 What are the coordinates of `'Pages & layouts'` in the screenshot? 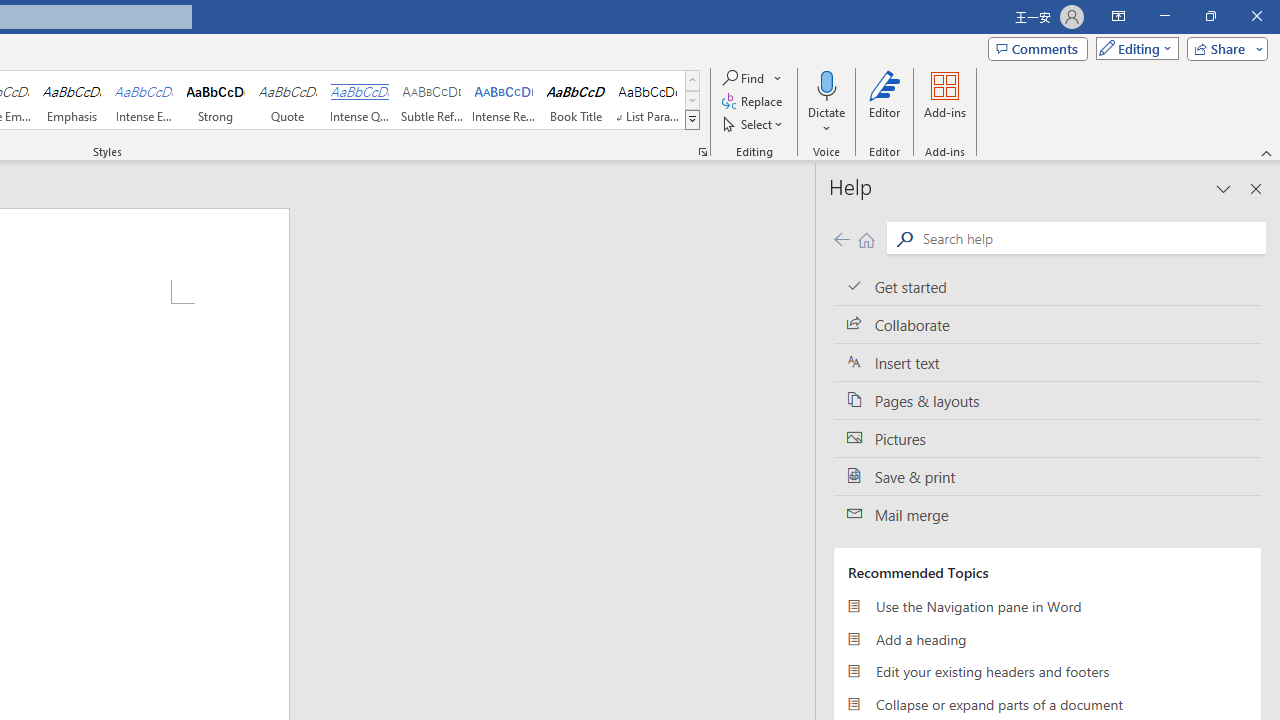 It's located at (1046, 401).